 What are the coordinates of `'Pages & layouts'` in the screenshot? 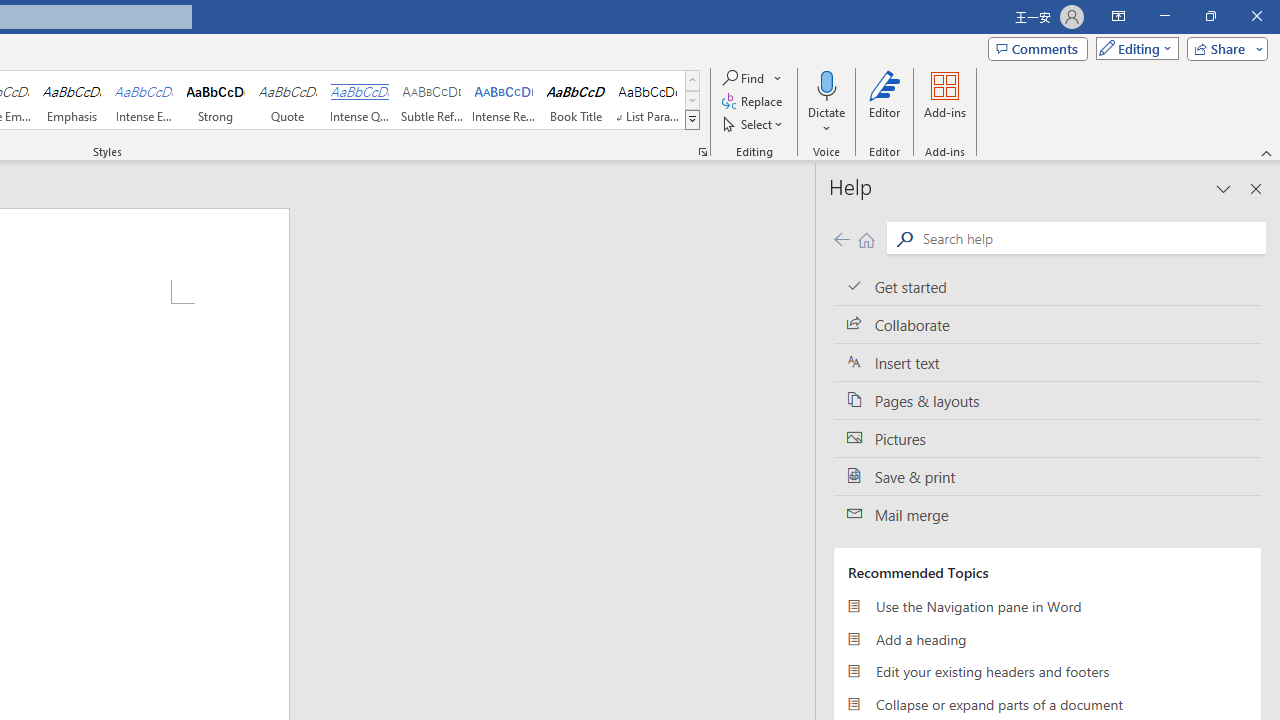 It's located at (1046, 401).